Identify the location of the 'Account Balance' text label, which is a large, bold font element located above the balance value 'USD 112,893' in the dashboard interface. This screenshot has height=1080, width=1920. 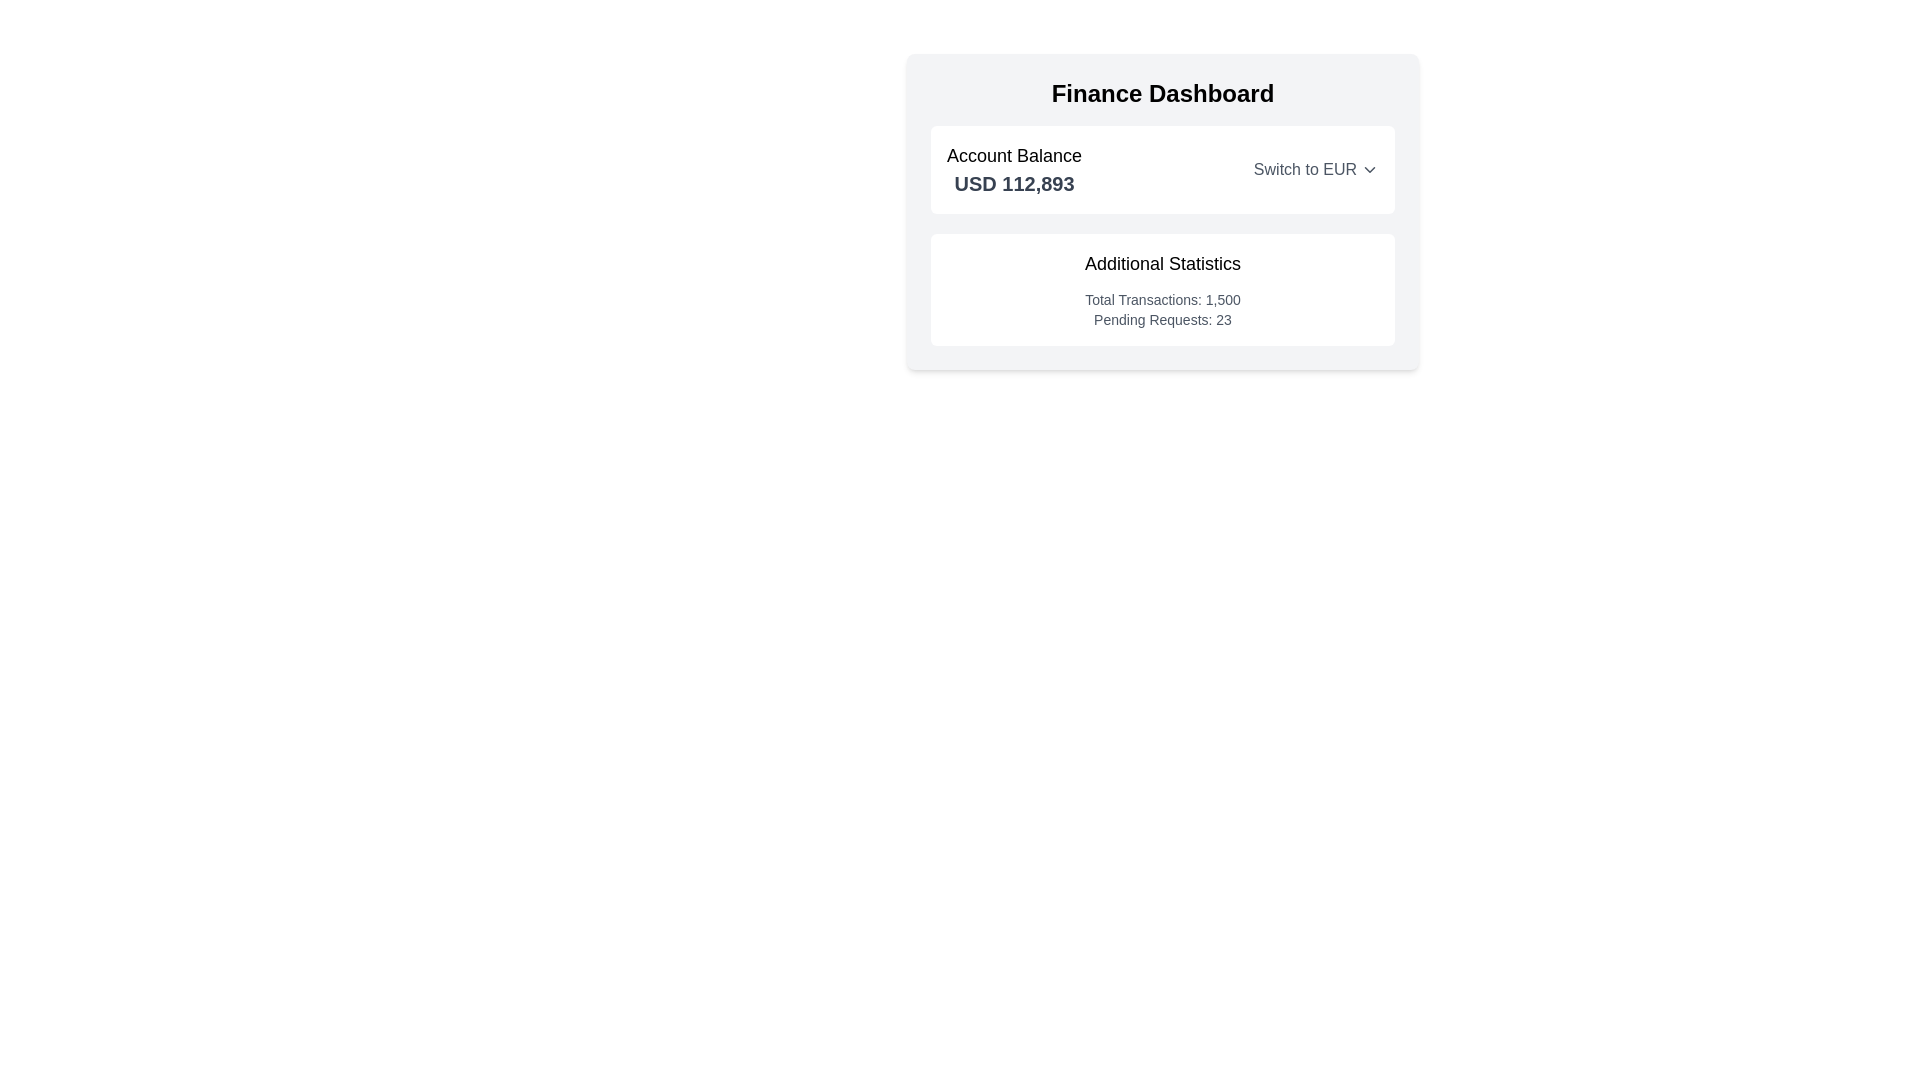
(1014, 154).